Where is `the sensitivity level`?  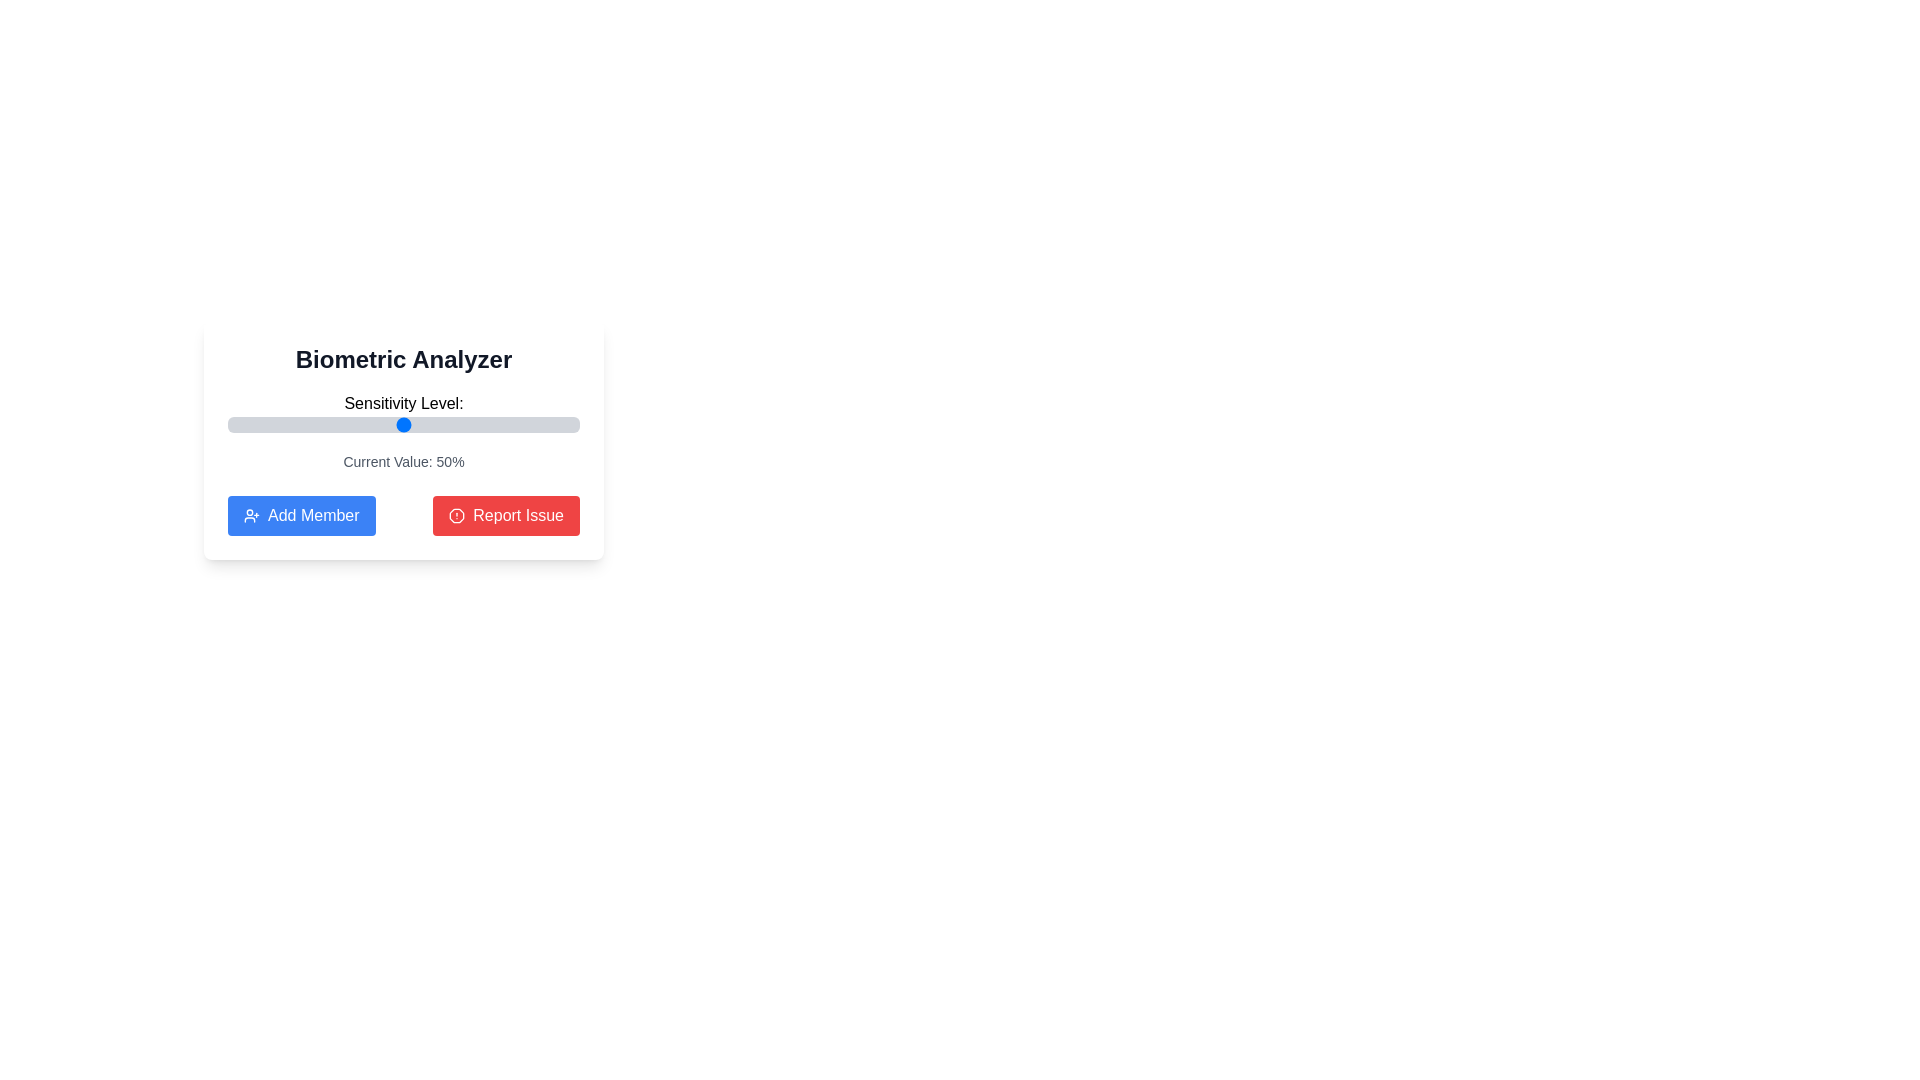
the sensitivity level is located at coordinates (272, 423).